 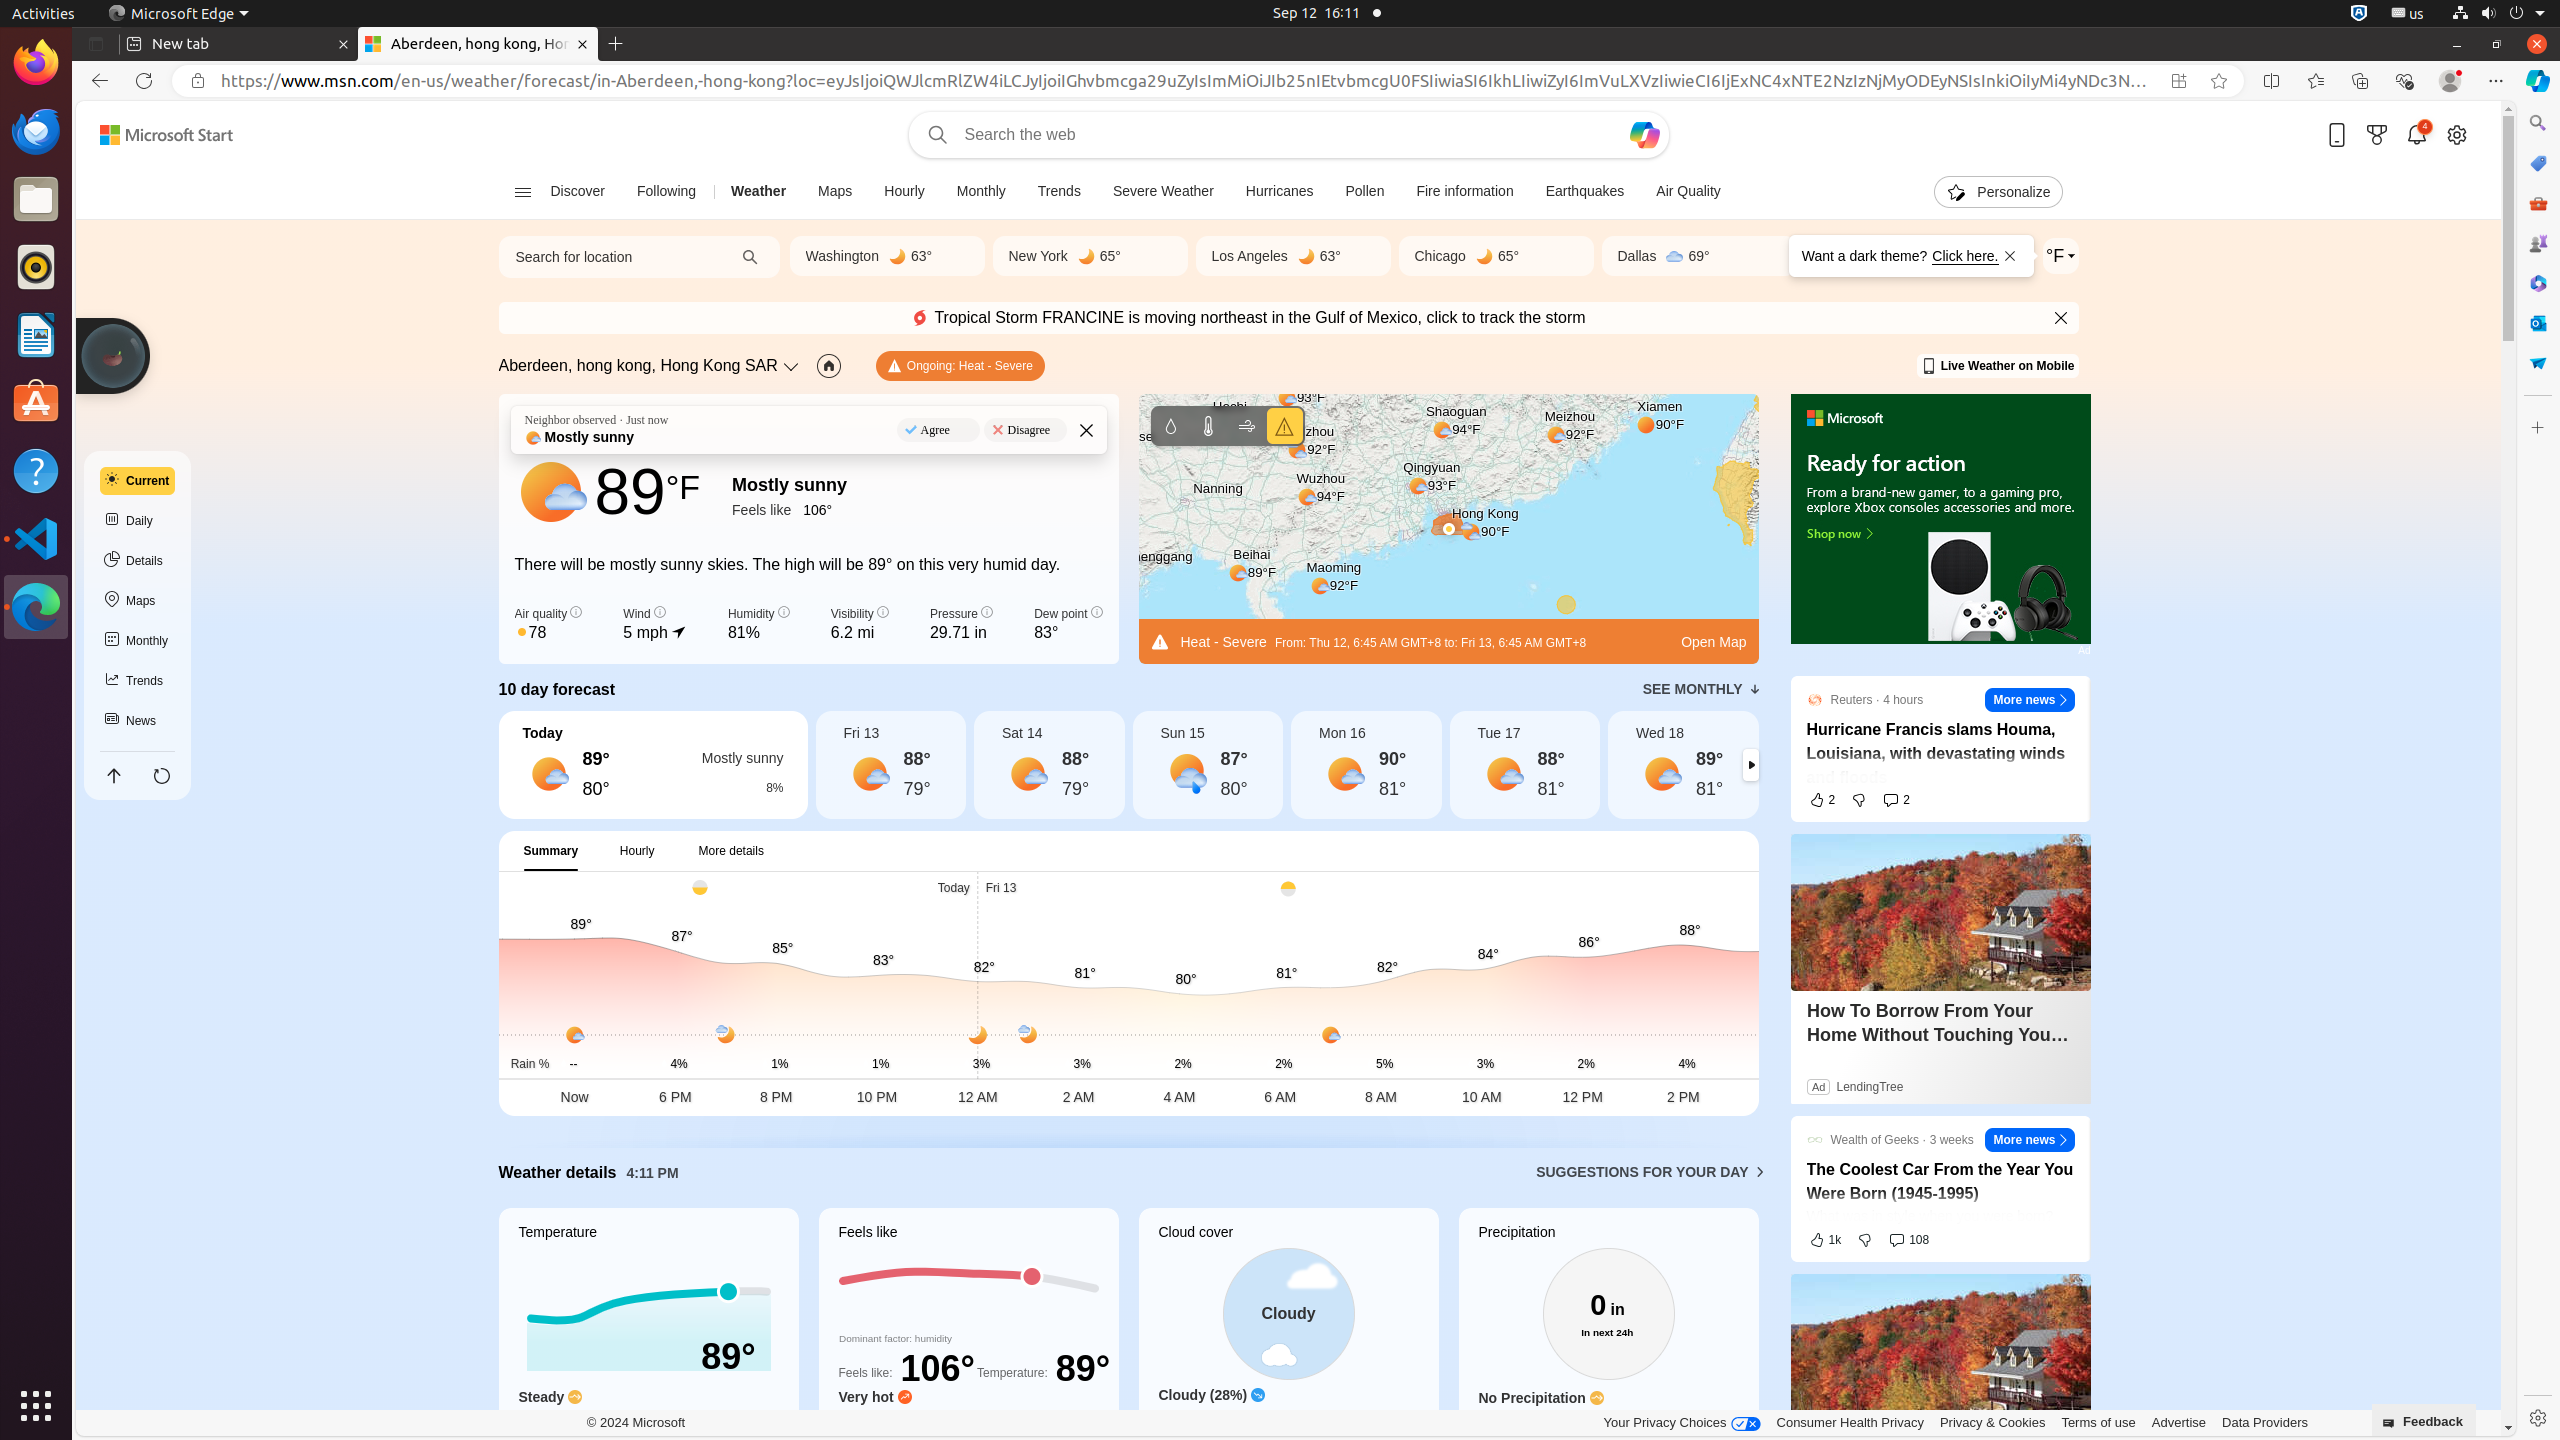 What do you see at coordinates (2315, 80) in the screenshot?
I see `'Favorites'` at bounding box center [2315, 80].